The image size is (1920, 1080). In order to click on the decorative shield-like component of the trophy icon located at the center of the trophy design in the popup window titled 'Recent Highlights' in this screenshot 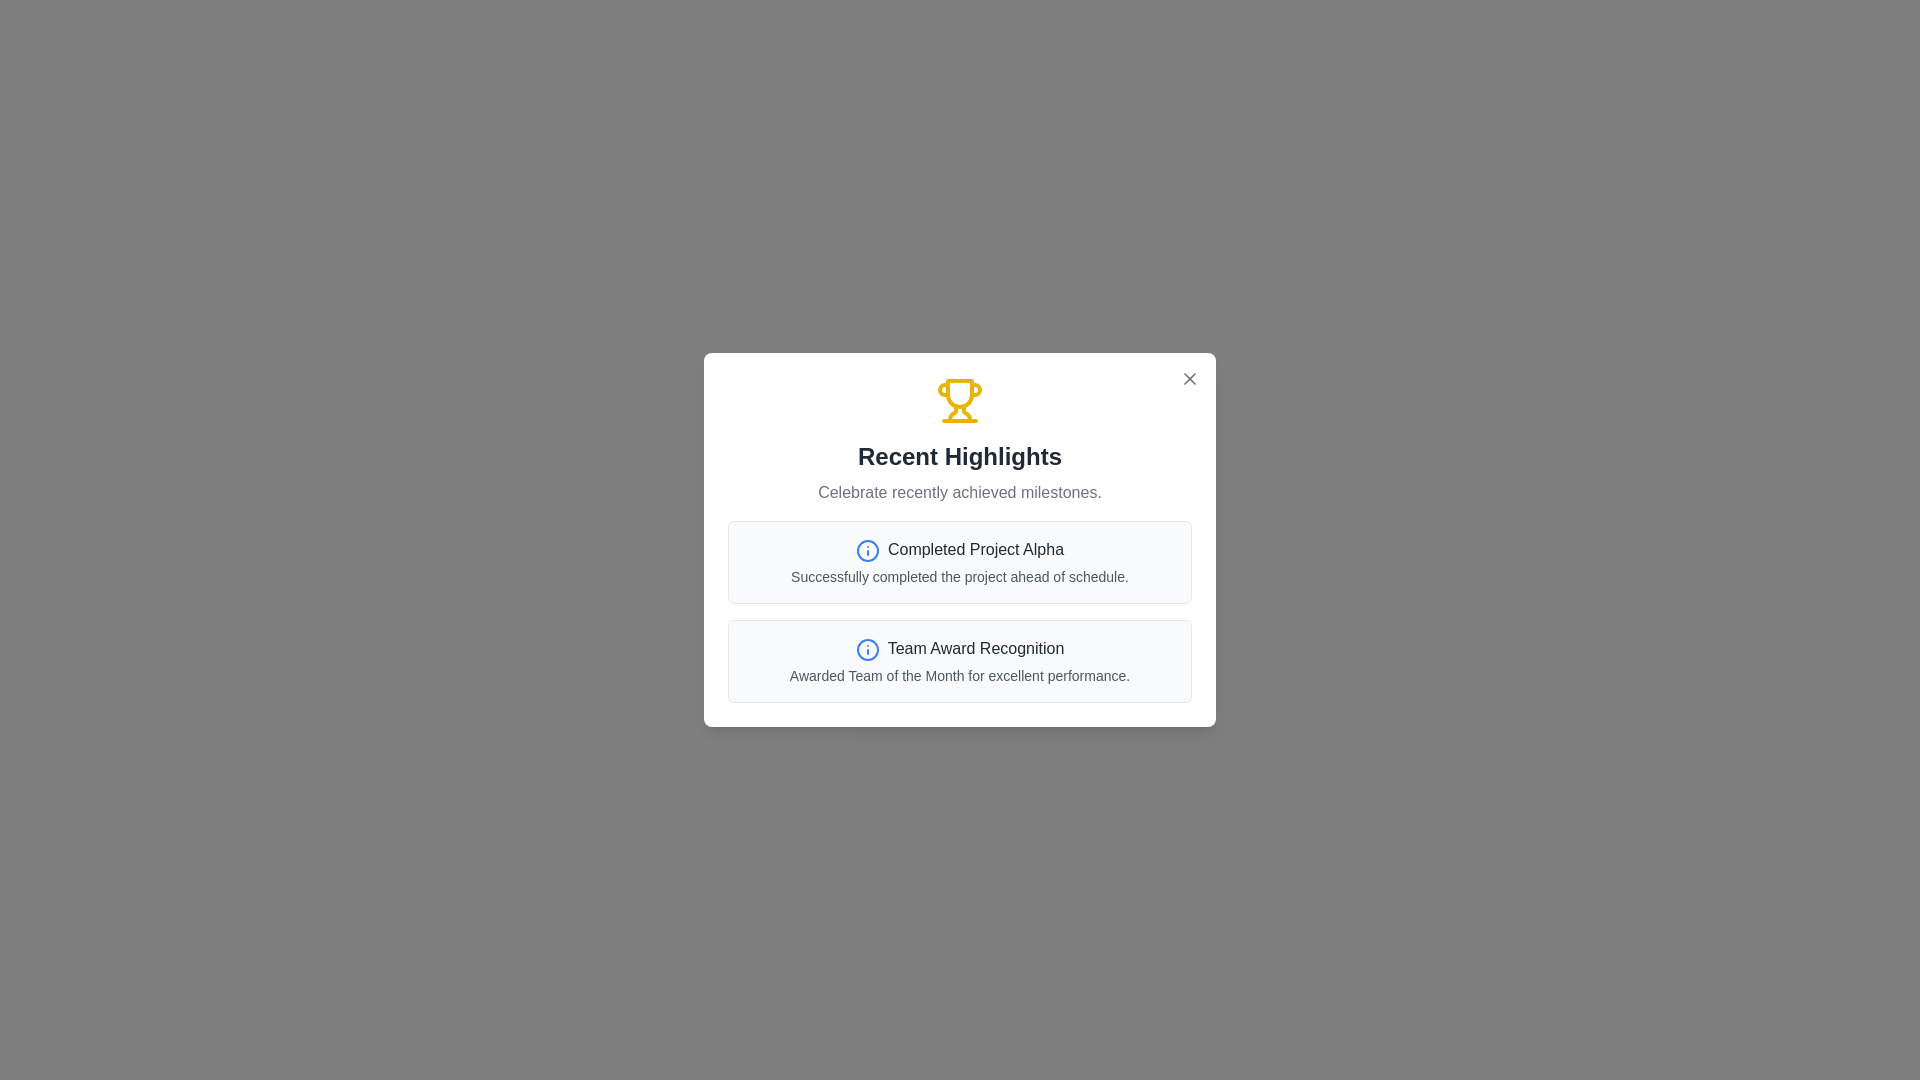, I will do `click(960, 393)`.